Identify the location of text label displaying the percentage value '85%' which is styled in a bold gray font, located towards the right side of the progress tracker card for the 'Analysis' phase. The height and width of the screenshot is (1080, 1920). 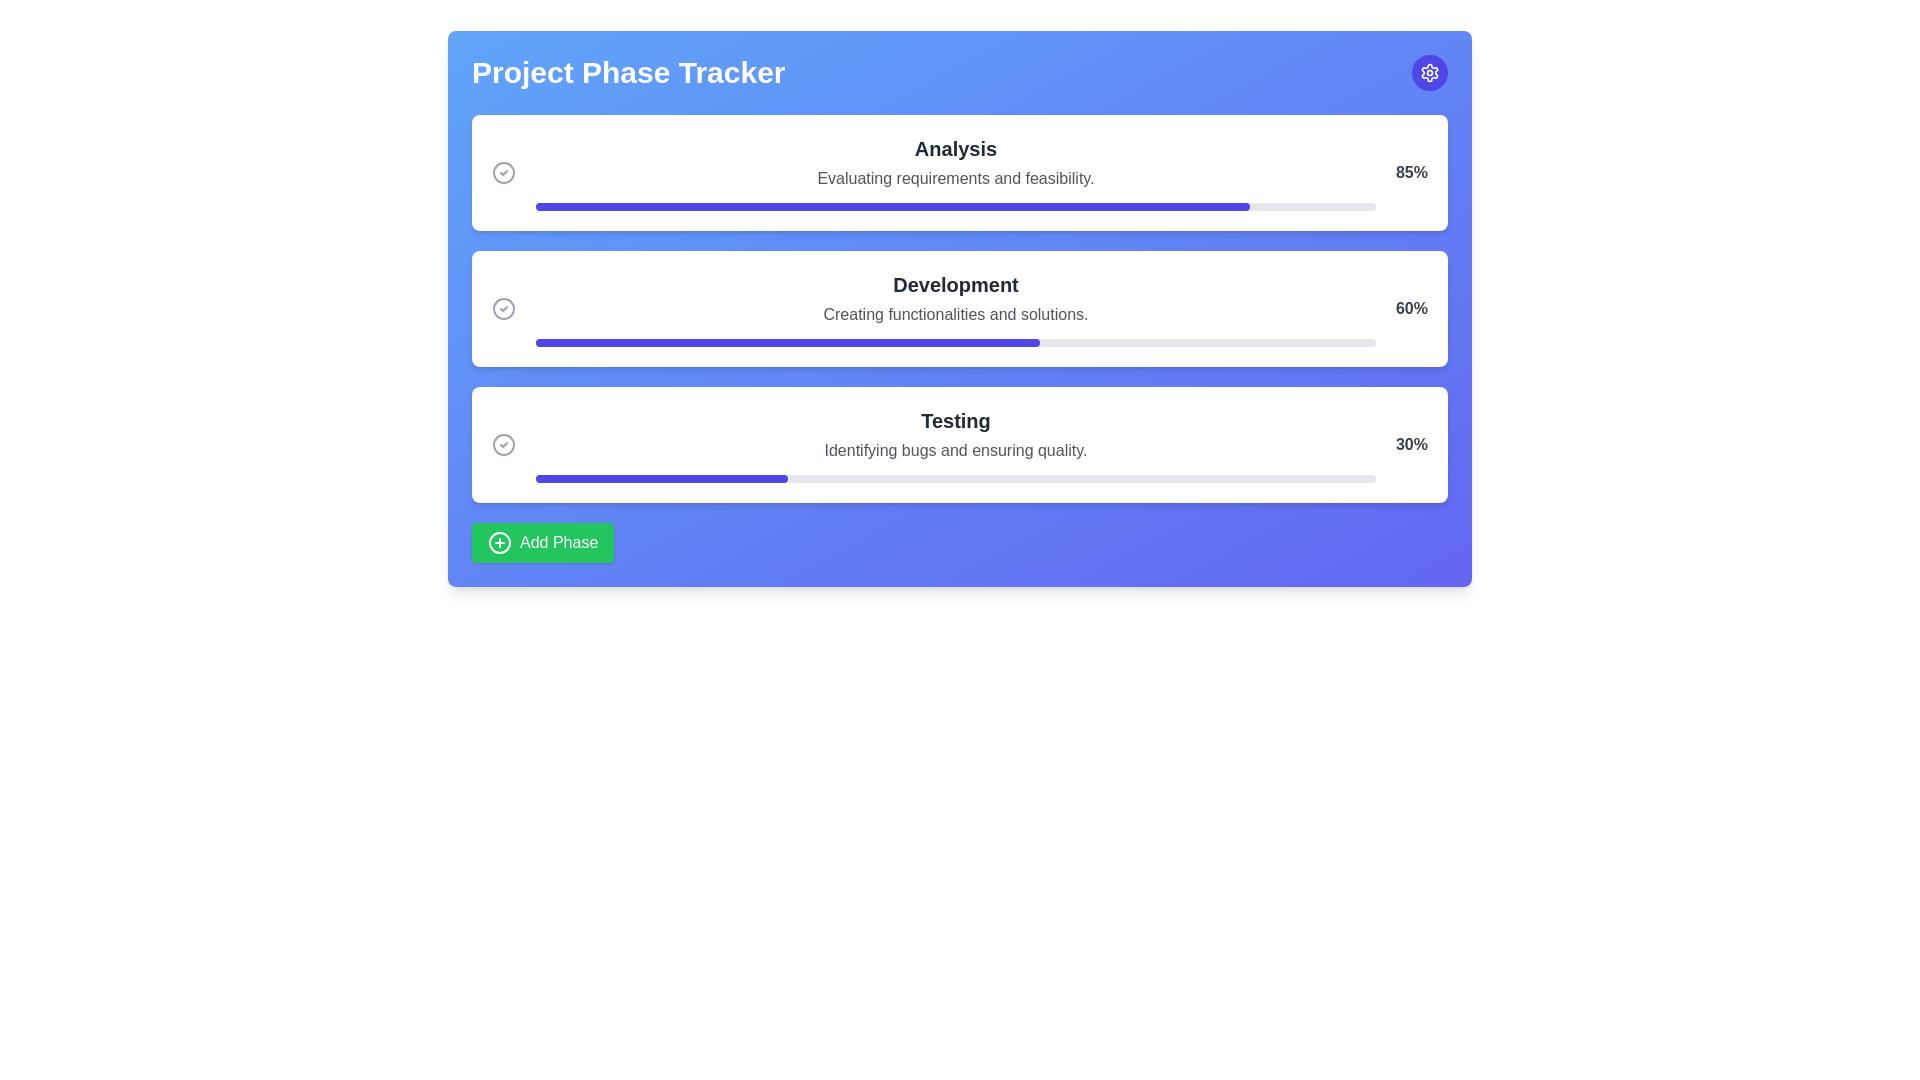
(1410, 172).